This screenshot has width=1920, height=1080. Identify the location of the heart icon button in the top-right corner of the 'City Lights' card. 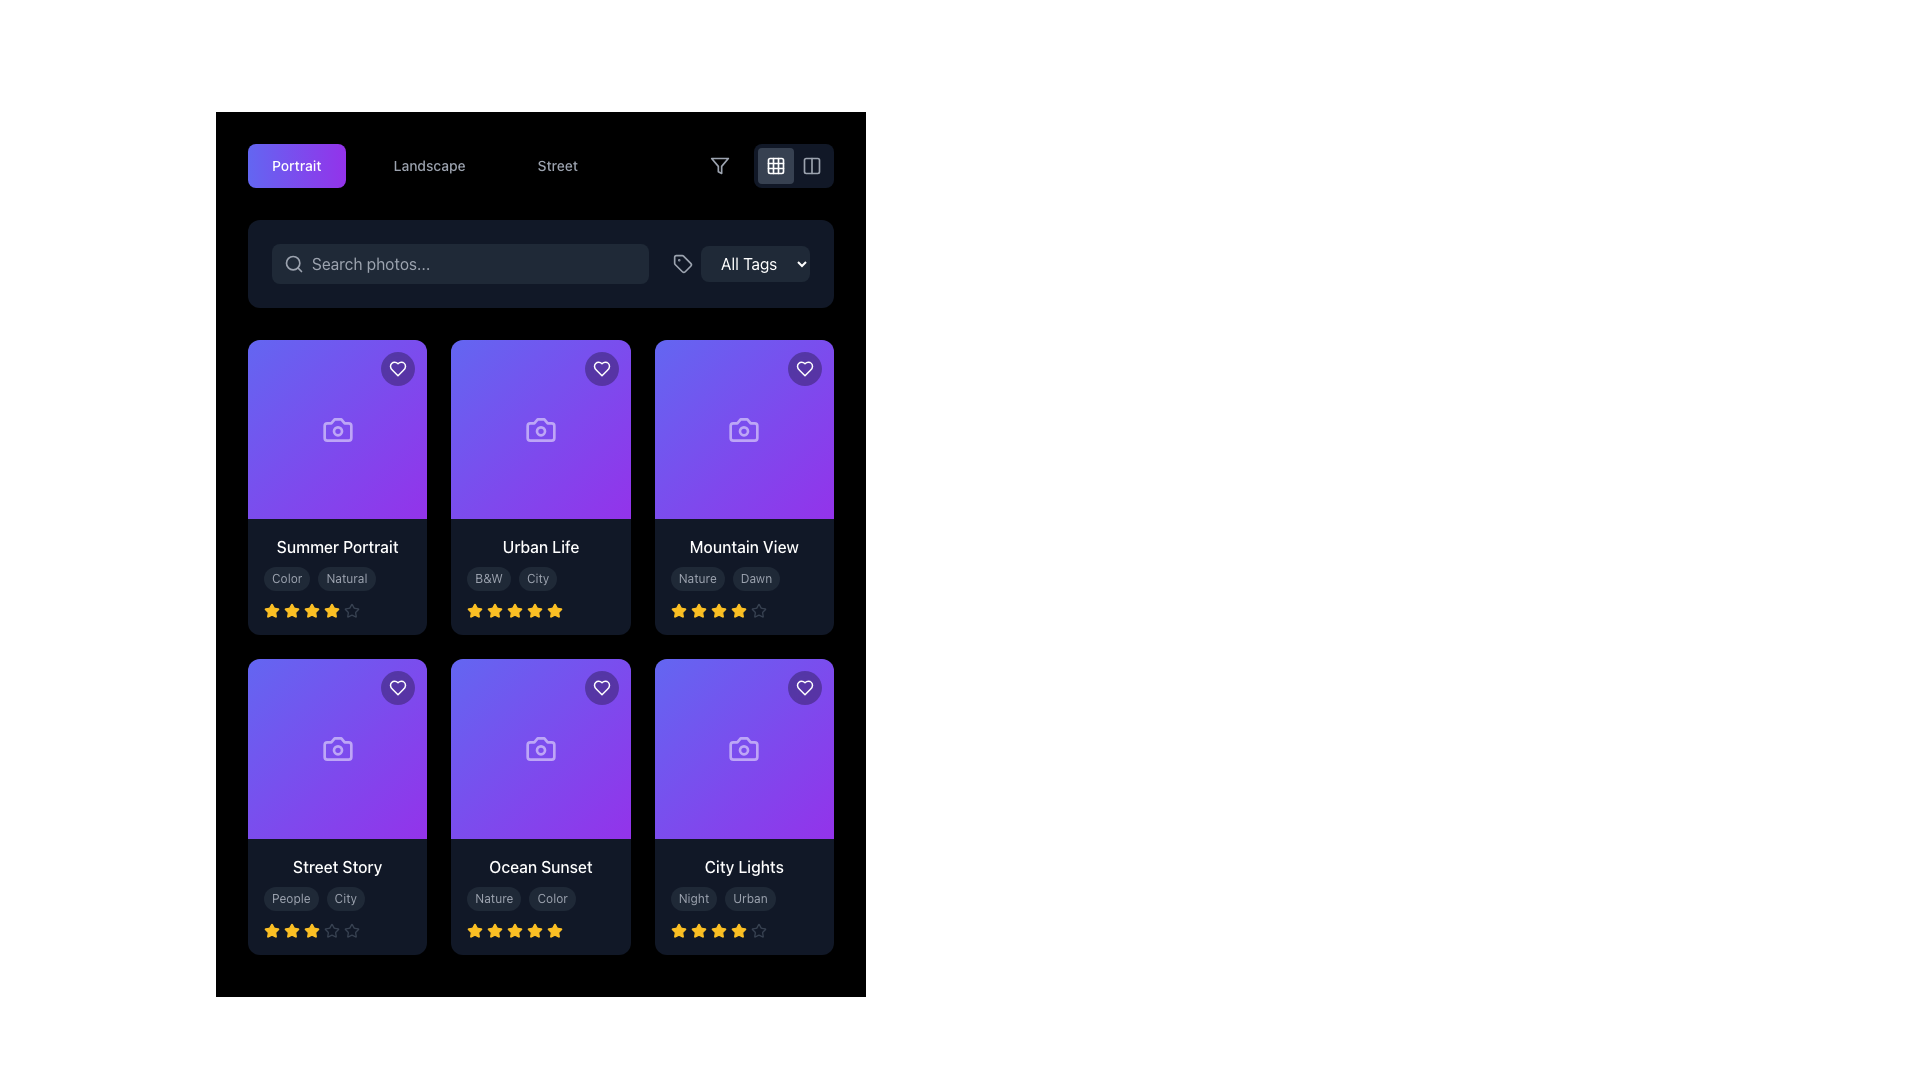
(805, 687).